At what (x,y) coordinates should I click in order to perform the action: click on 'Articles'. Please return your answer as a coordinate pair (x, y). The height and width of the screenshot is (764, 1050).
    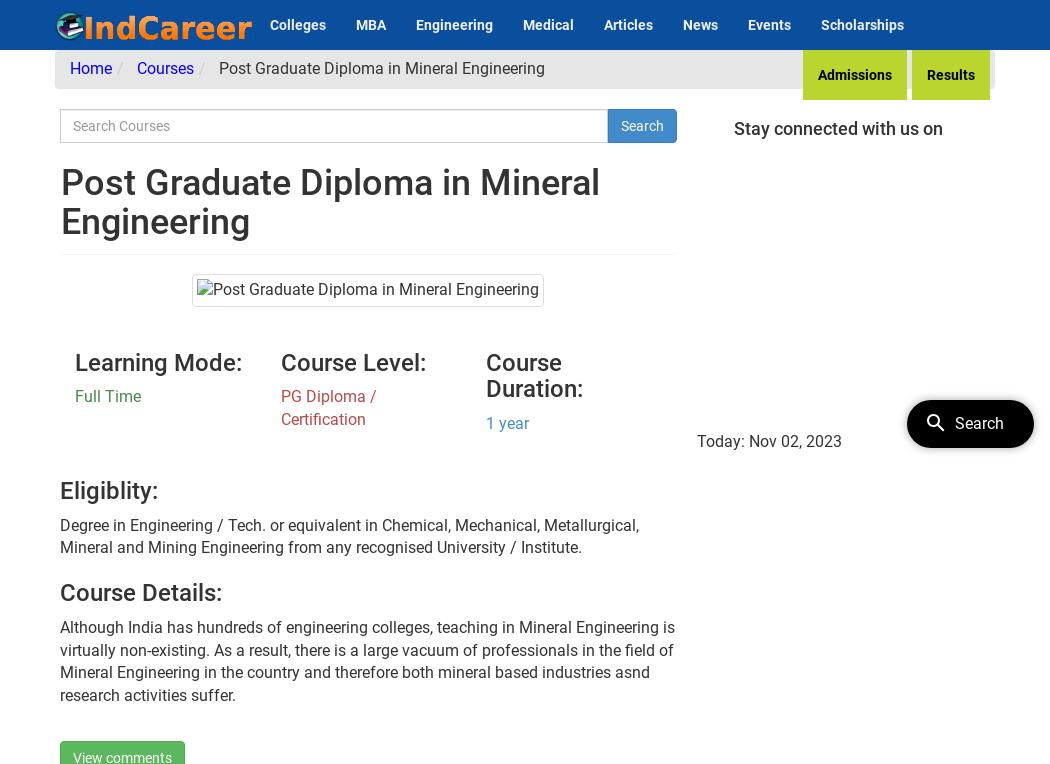
    Looking at the image, I should click on (628, 23).